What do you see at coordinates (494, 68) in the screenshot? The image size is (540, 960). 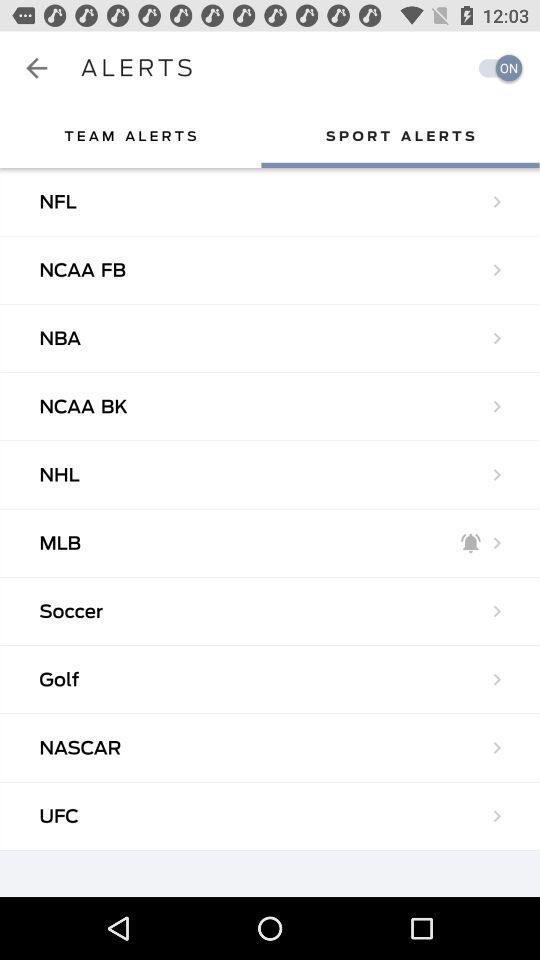 I see `icon next to alerts app` at bounding box center [494, 68].